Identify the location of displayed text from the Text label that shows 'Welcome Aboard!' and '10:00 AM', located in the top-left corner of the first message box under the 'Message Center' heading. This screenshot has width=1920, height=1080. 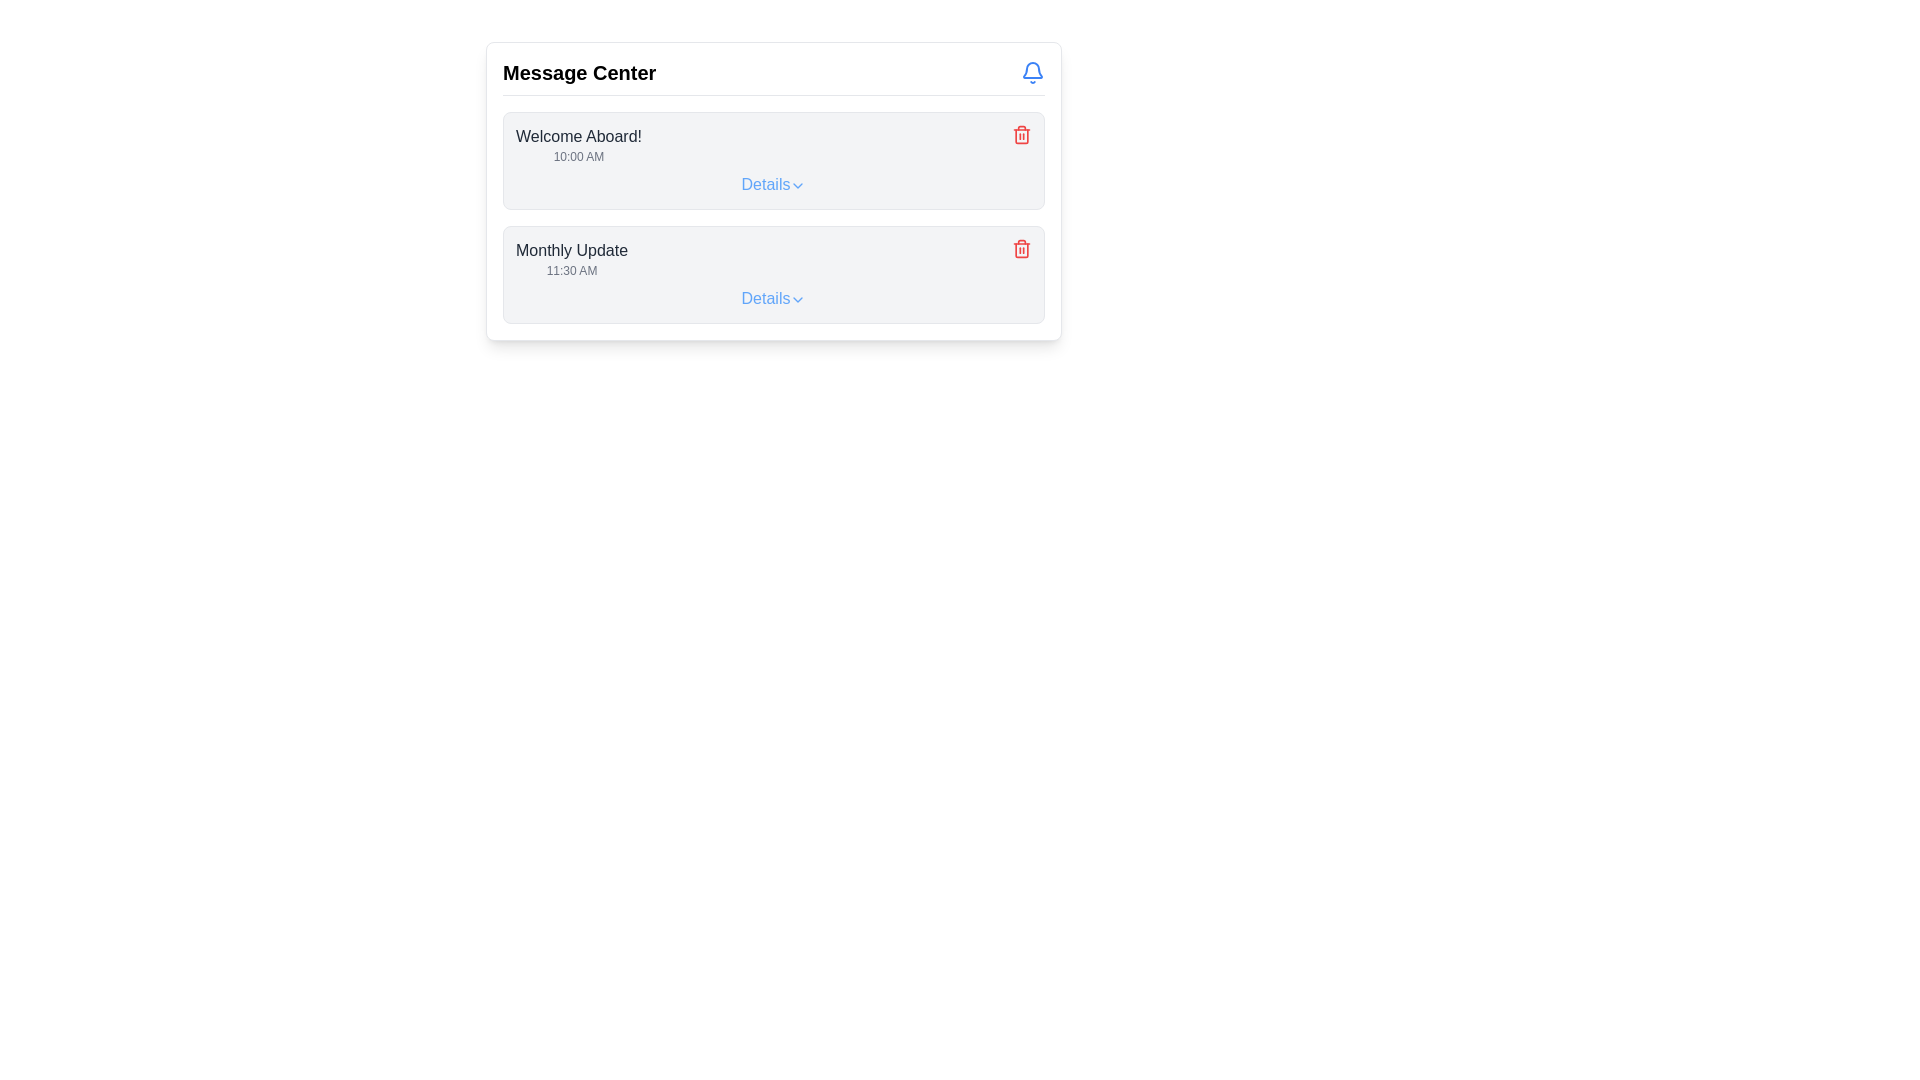
(578, 144).